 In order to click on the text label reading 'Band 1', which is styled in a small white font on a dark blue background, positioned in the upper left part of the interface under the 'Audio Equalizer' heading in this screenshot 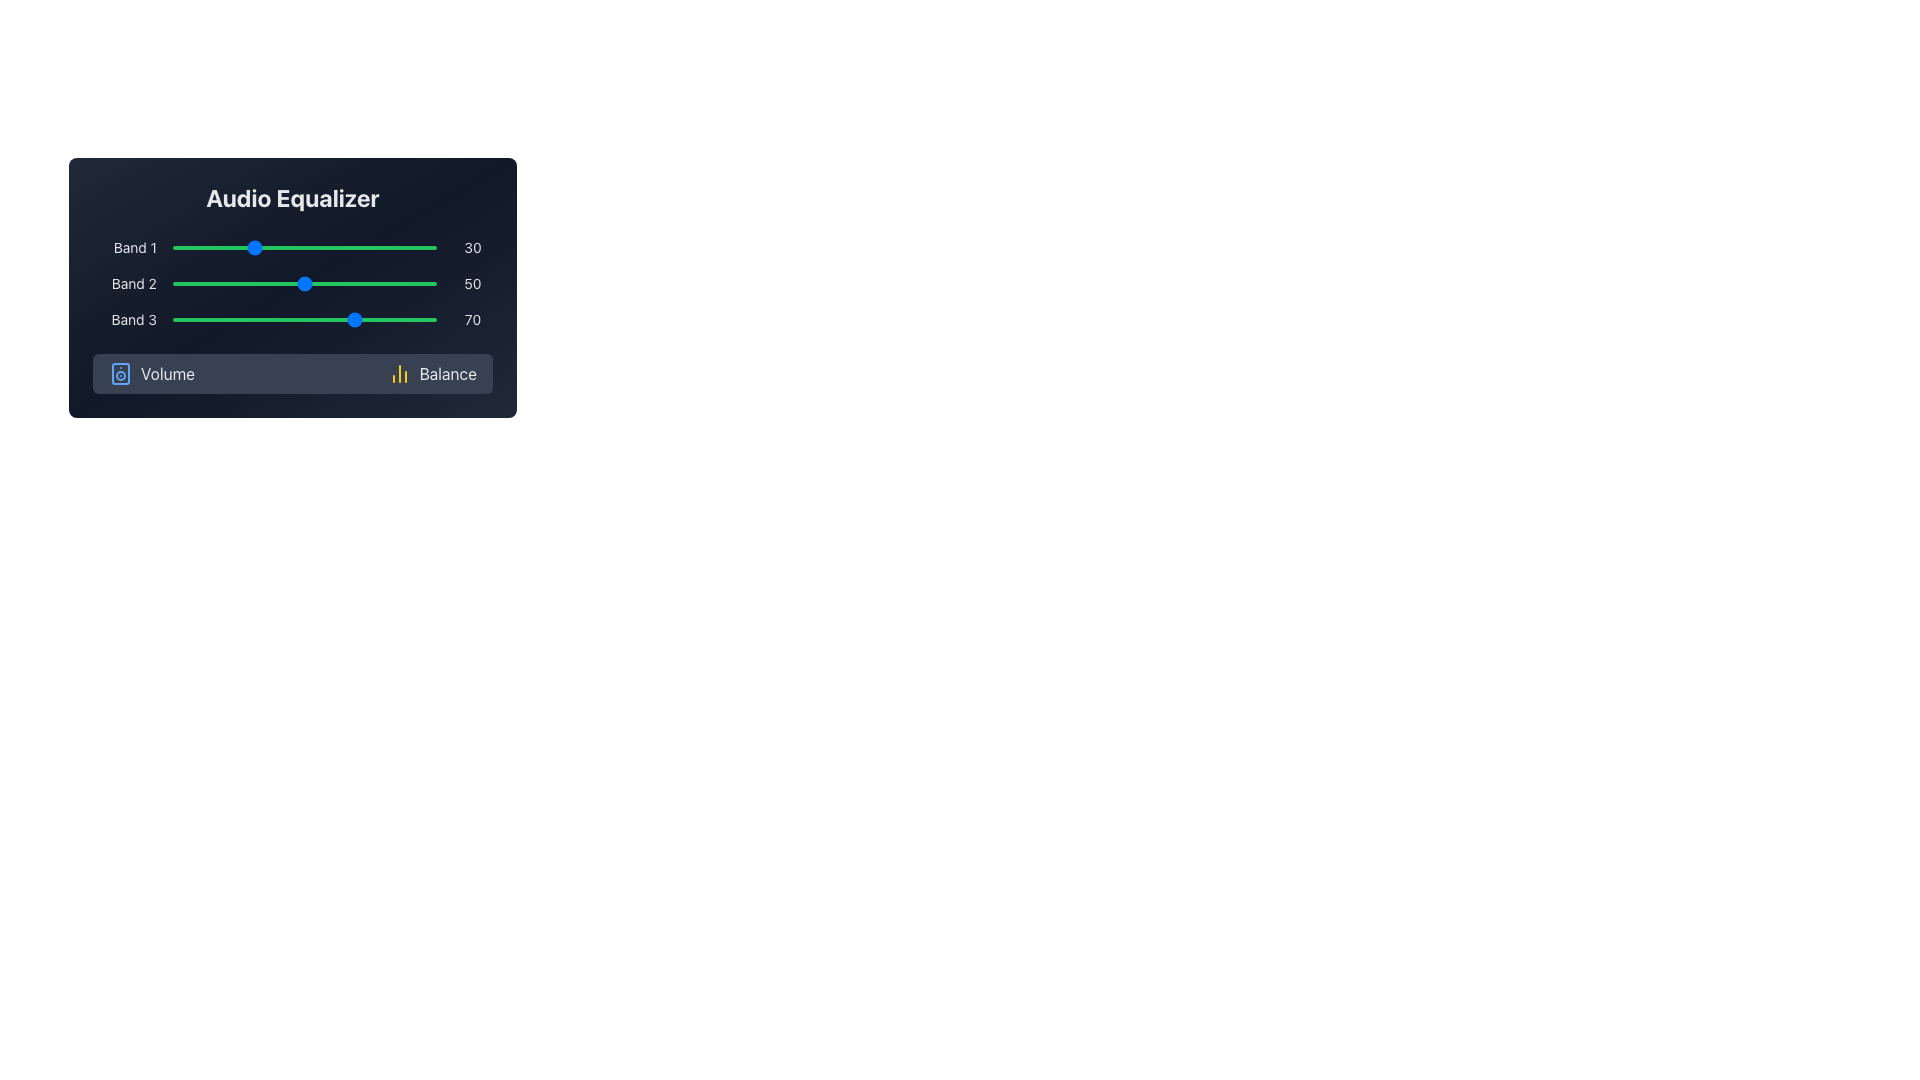, I will do `click(123, 246)`.